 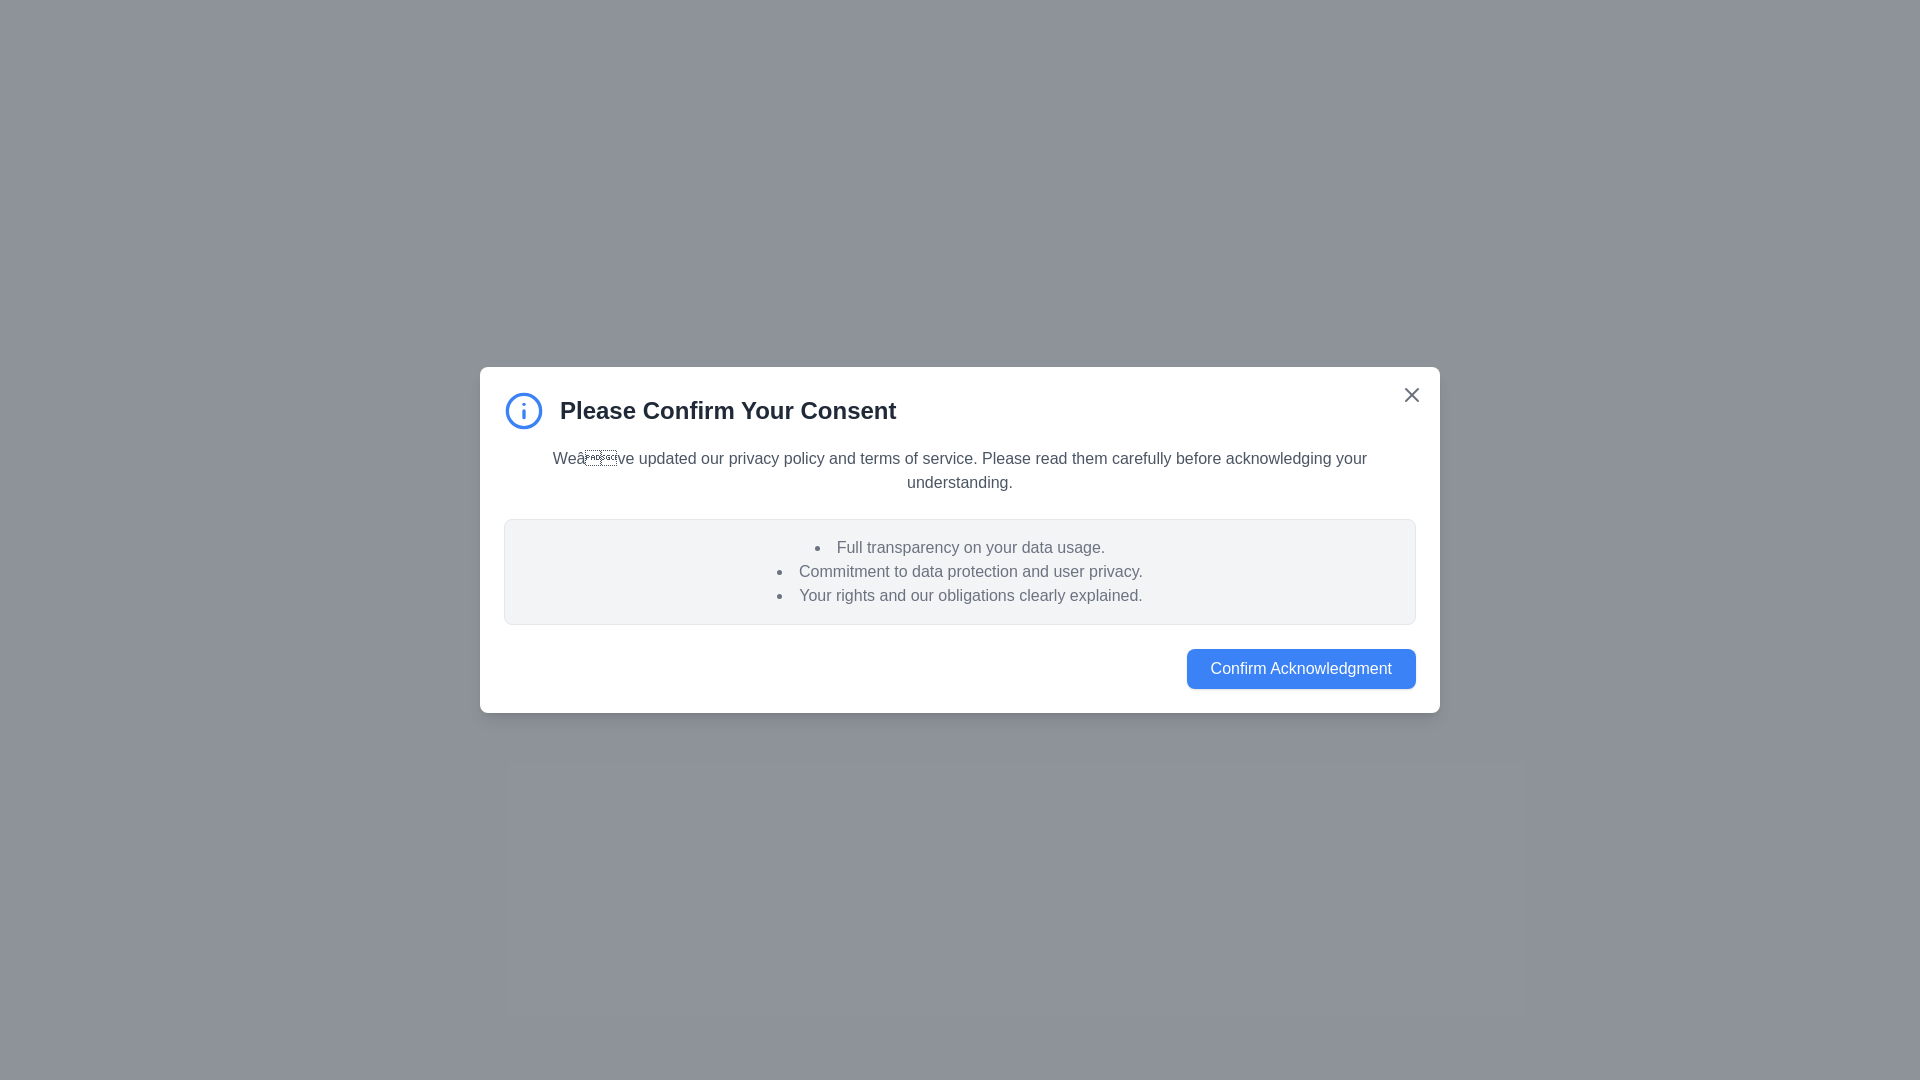 What do you see at coordinates (1300, 668) in the screenshot?
I see `'Confirm Acknowledgment' button` at bounding box center [1300, 668].